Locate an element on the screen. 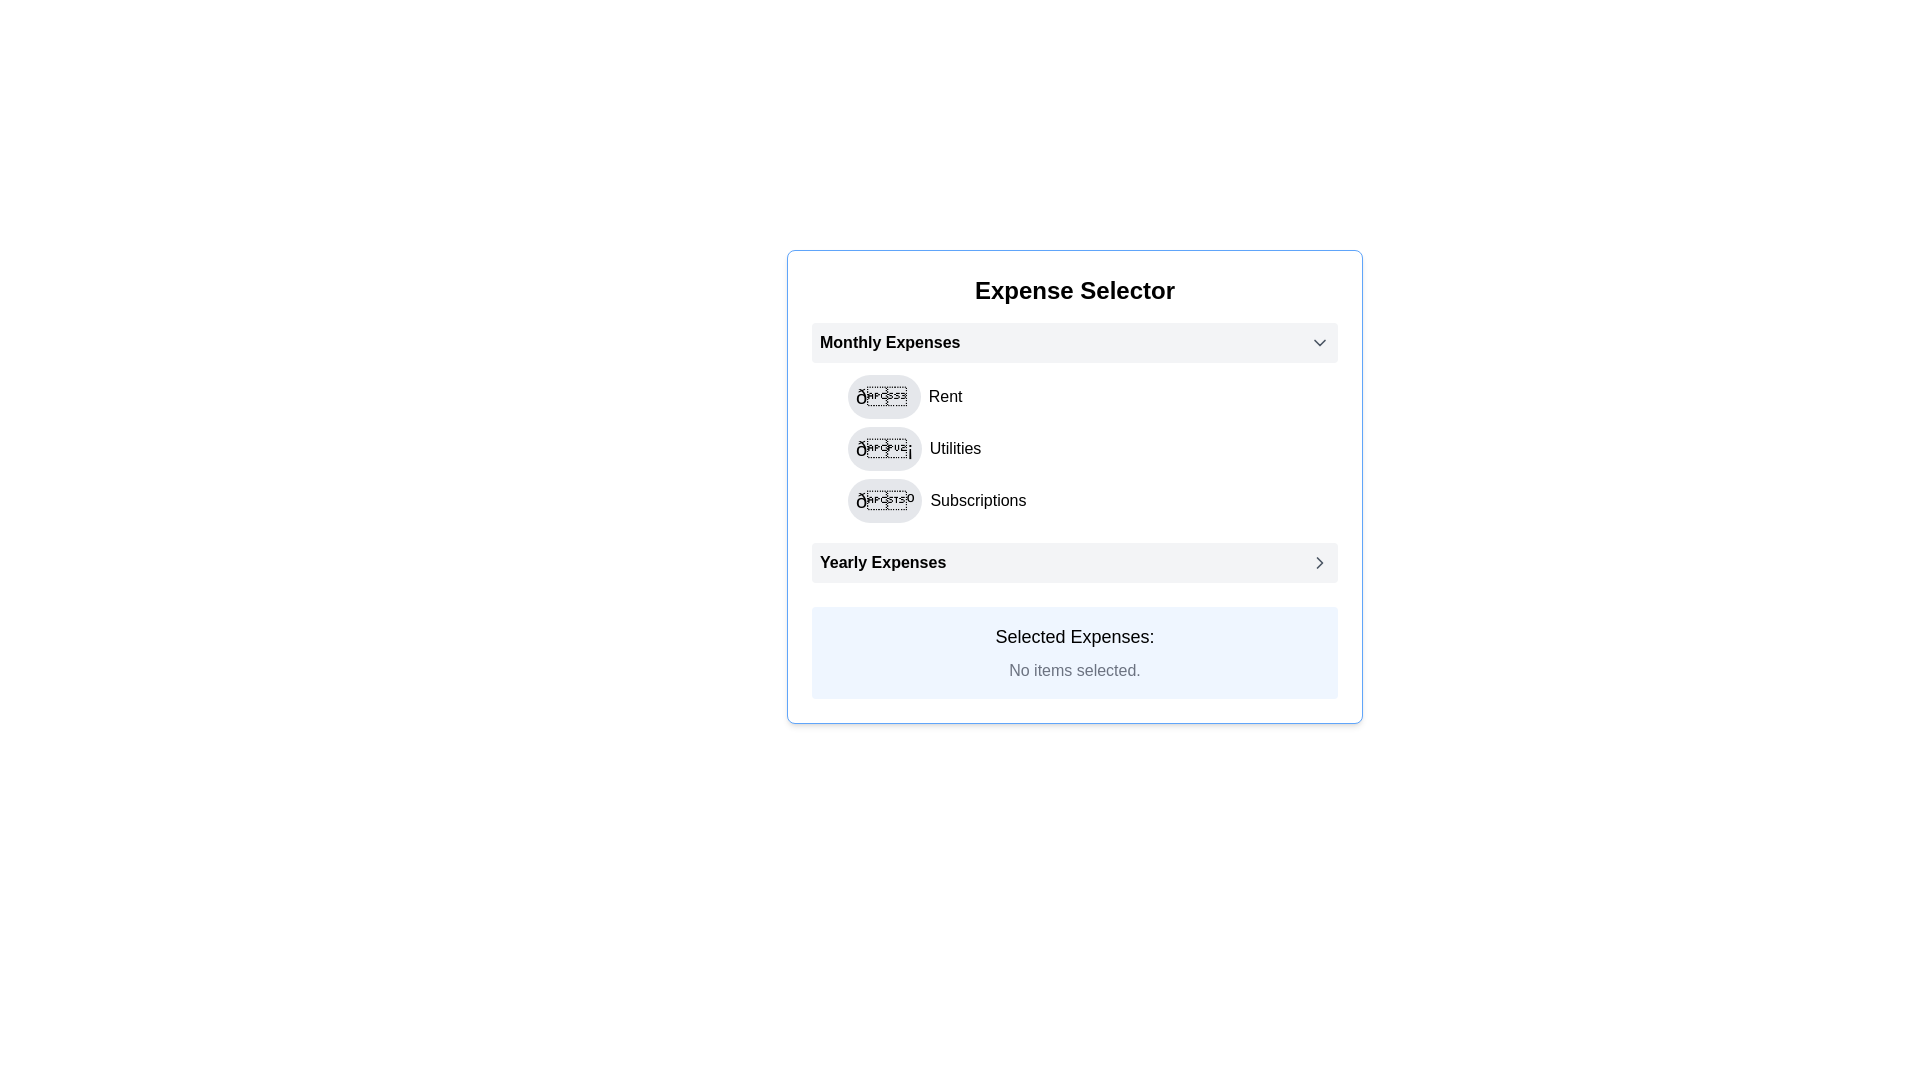 The image size is (1920, 1080). the right-pointing chevron icon in the 'Yearly Expenses' section, which indicates an expandable or navigational action is located at coordinates (1320, 563).